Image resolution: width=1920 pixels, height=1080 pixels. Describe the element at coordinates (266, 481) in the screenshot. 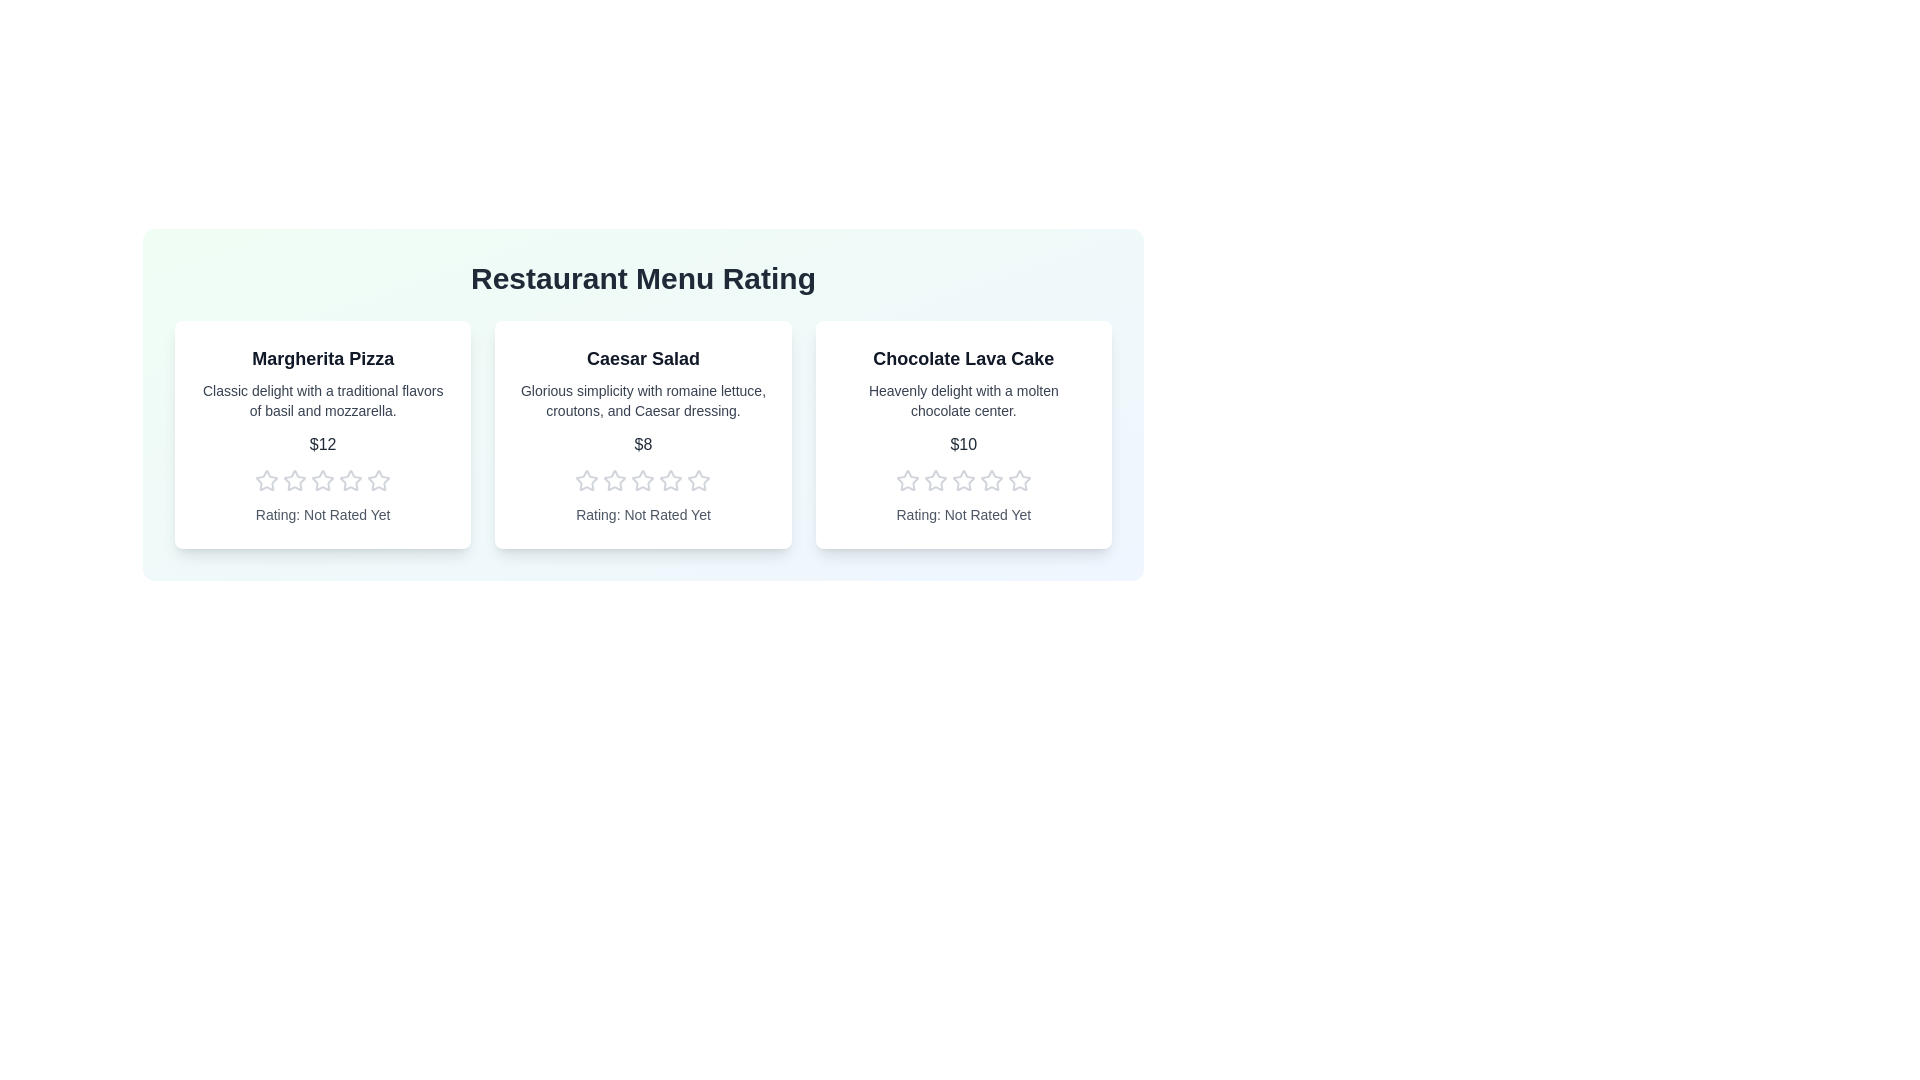

I see `the star corresponding to the desired rating 1 for the menu item Margherita Pizza` at that location.